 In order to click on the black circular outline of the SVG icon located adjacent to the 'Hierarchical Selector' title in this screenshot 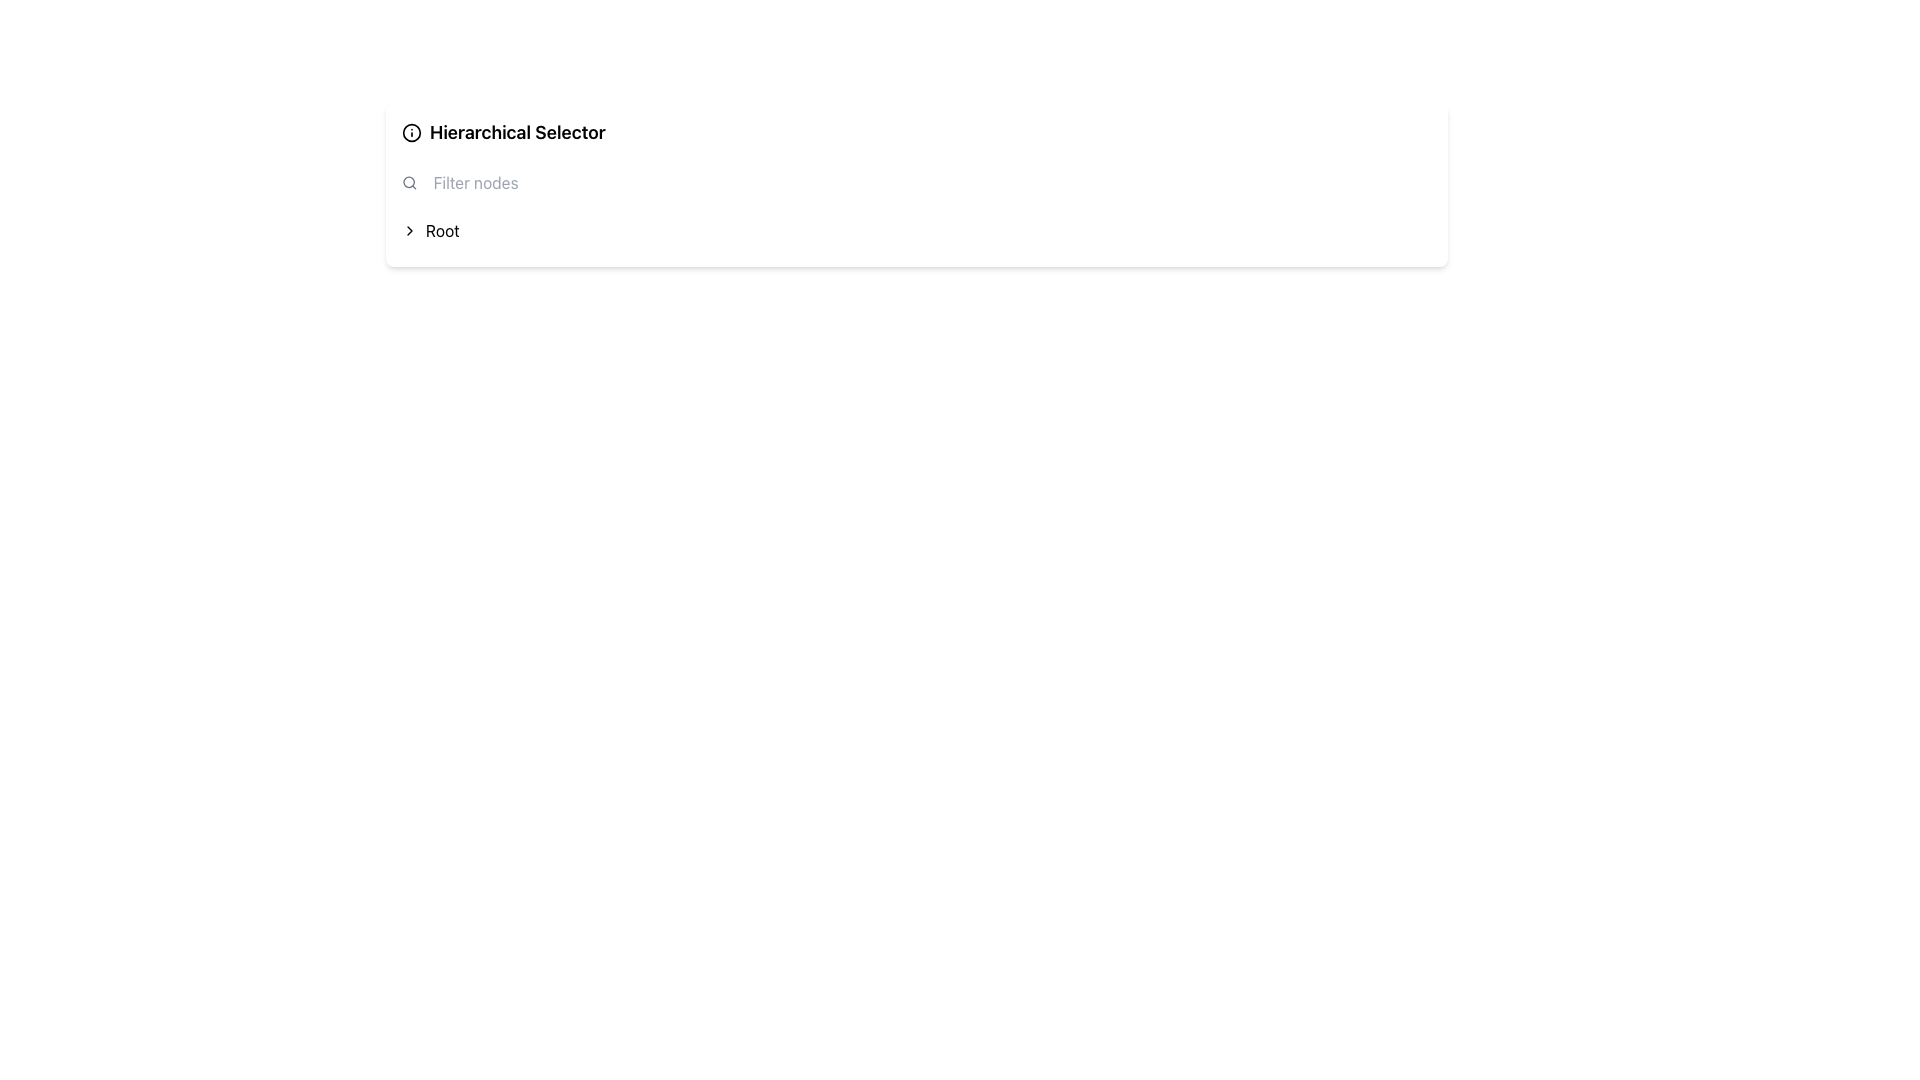, I will do `click(411, 131)`.